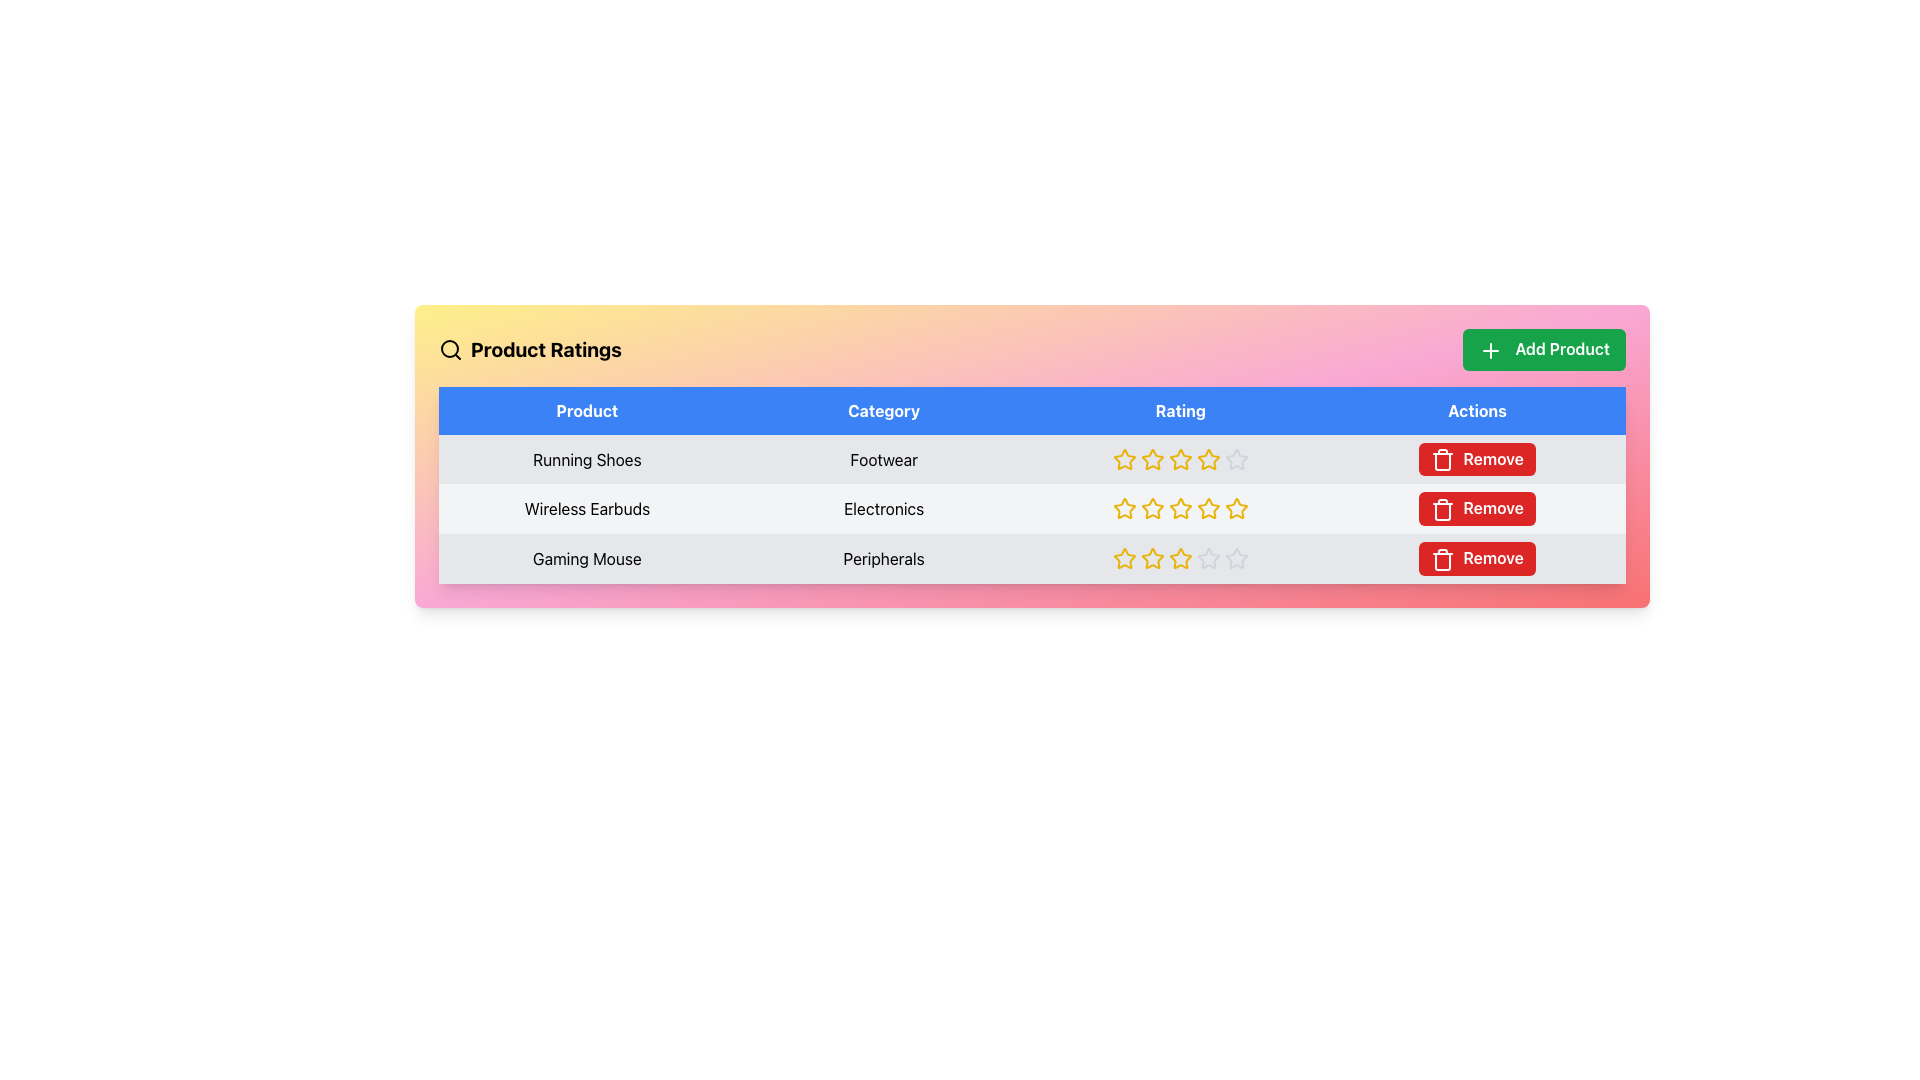 The width and height of the screenshot is (1920, 1080). What do you see at coordinates (1443, 460) in the screenshot?
I see `the trash icon with a red background and white foreground, located in the 'Actions' column next to the 'Gaming Mouse' product entry` at bounding box center [1443, 460].